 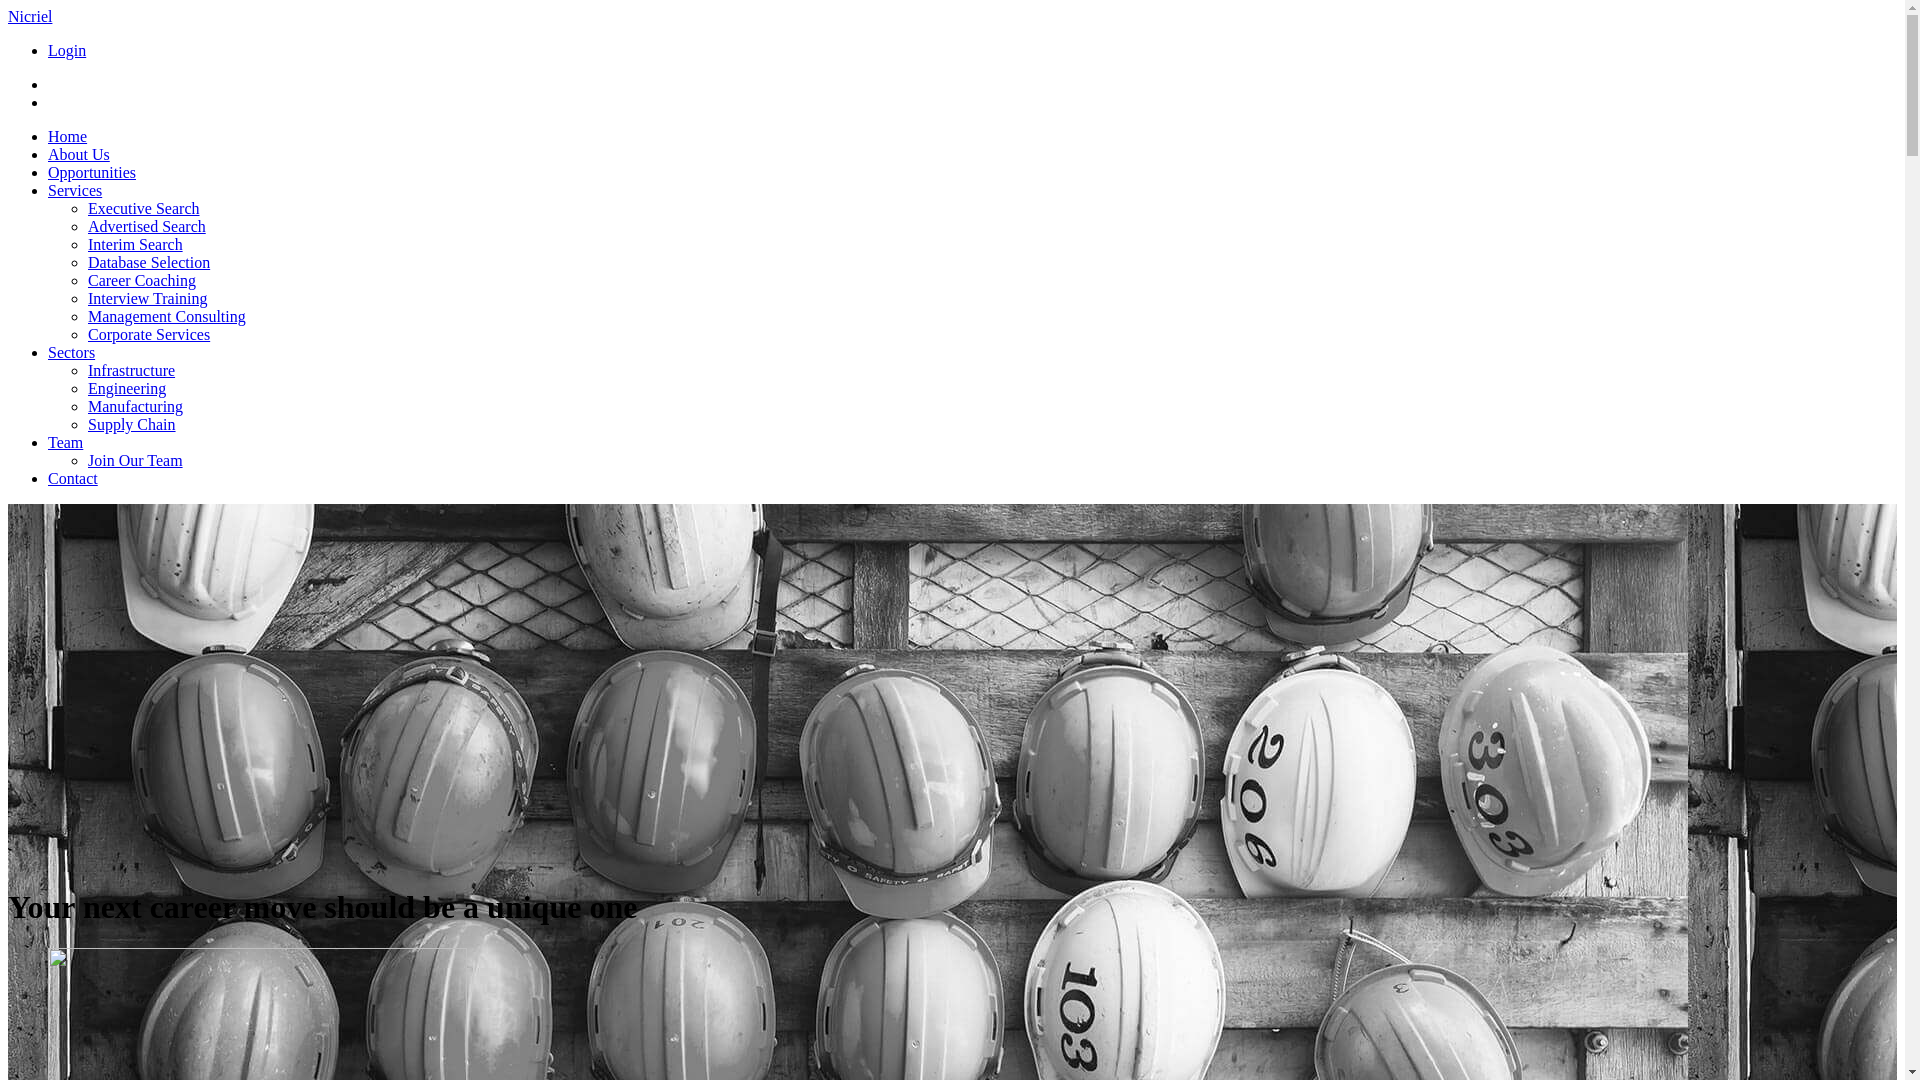 I want to click on 'Contact', so click(x=48, y=478).